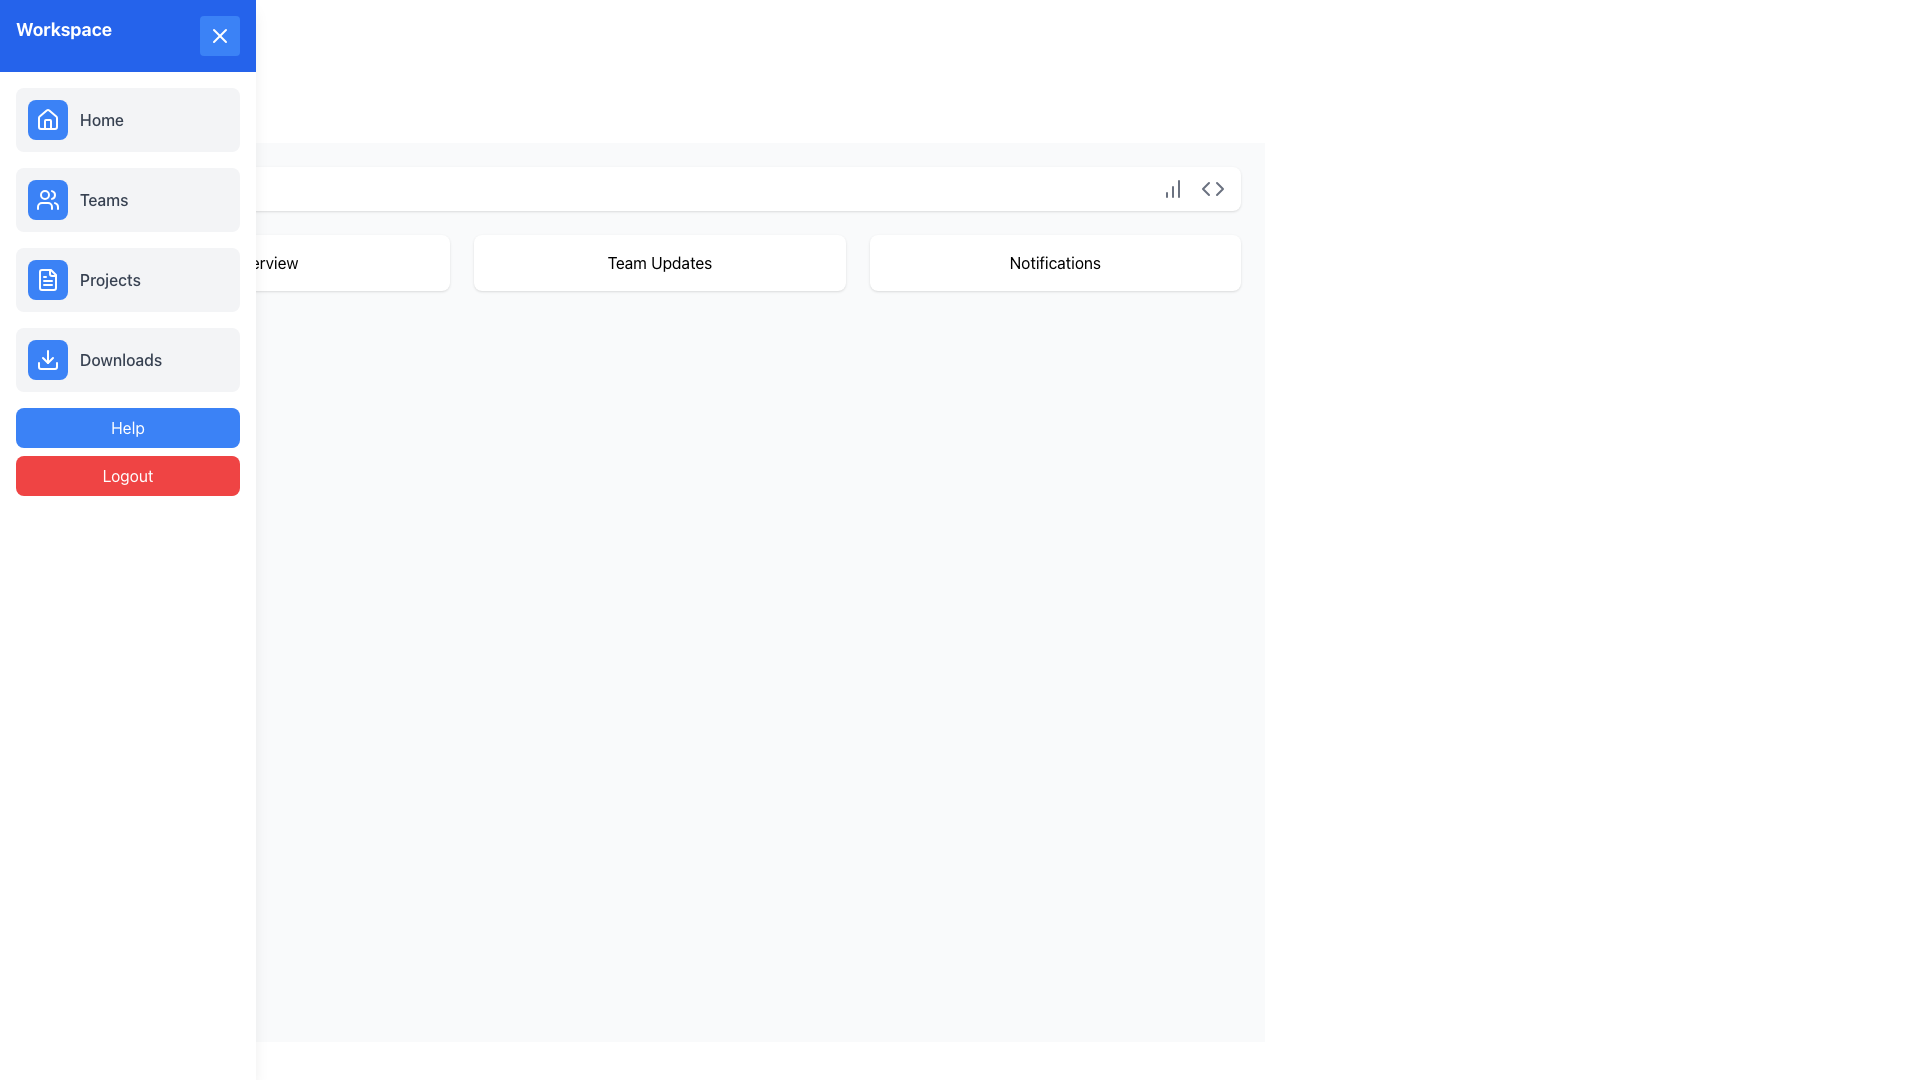 The height and width of the screenshot is (1080, 1920). Describe the element at coordinates (100, 119) in the screenshot. I see `the 'Home' text label in the first menu item of the vertical navigation bar located on the left side, which is displayed in a medium-sized gray font and has a light gray background` at that location.